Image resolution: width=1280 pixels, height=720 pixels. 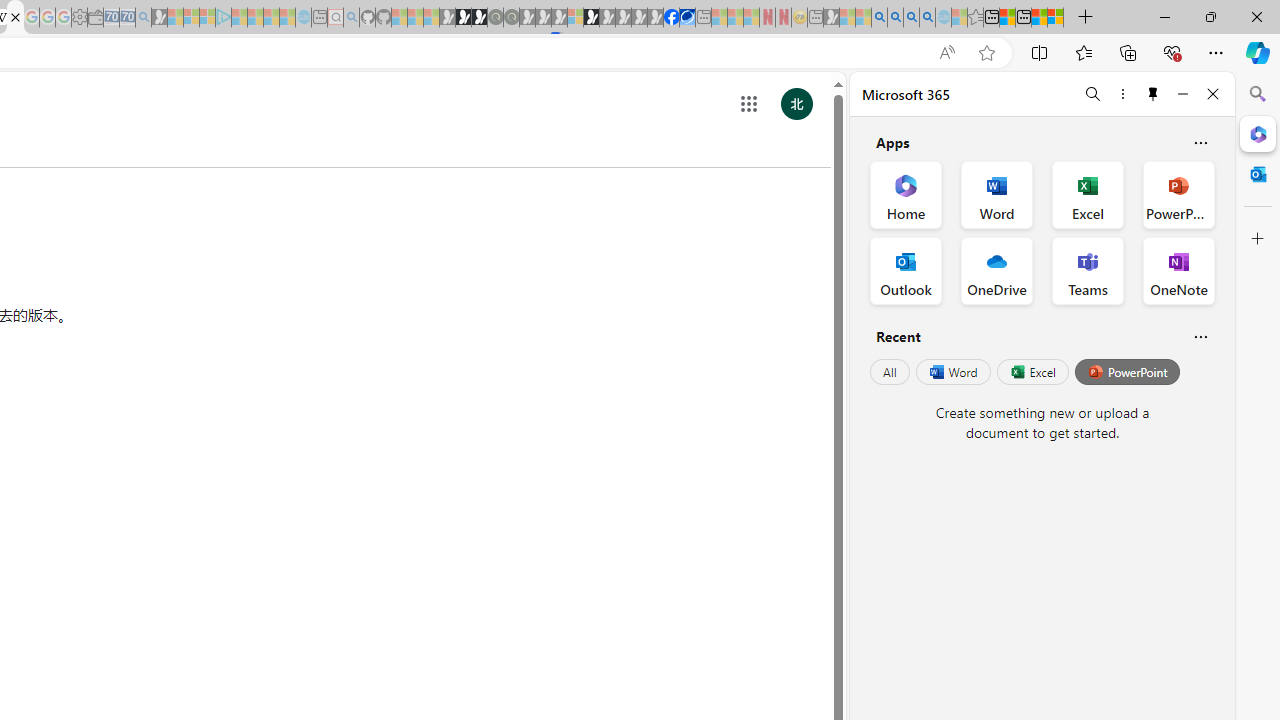 I want to click on 'Excel', so click(x=1032, y=372).